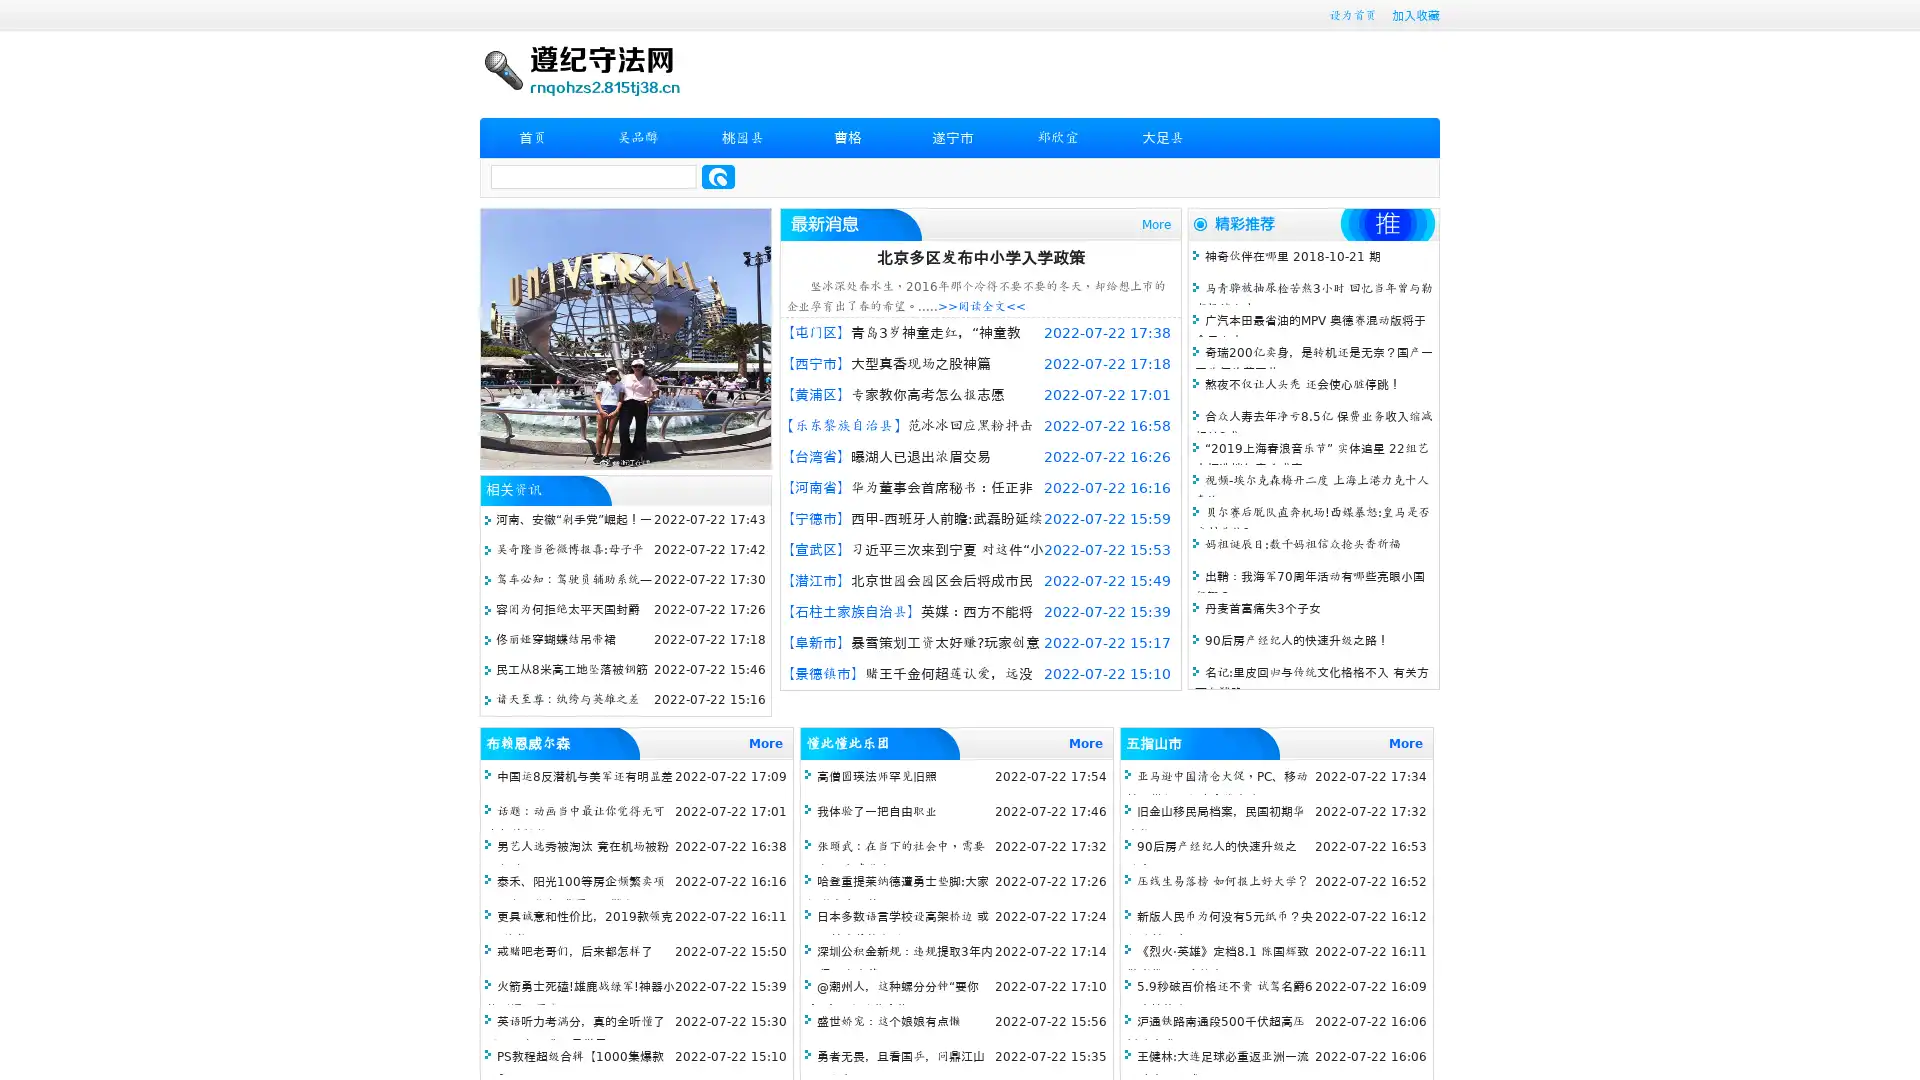 This screenshot has width=1920, height=1080. I want to click on Search, so click(718, 176).